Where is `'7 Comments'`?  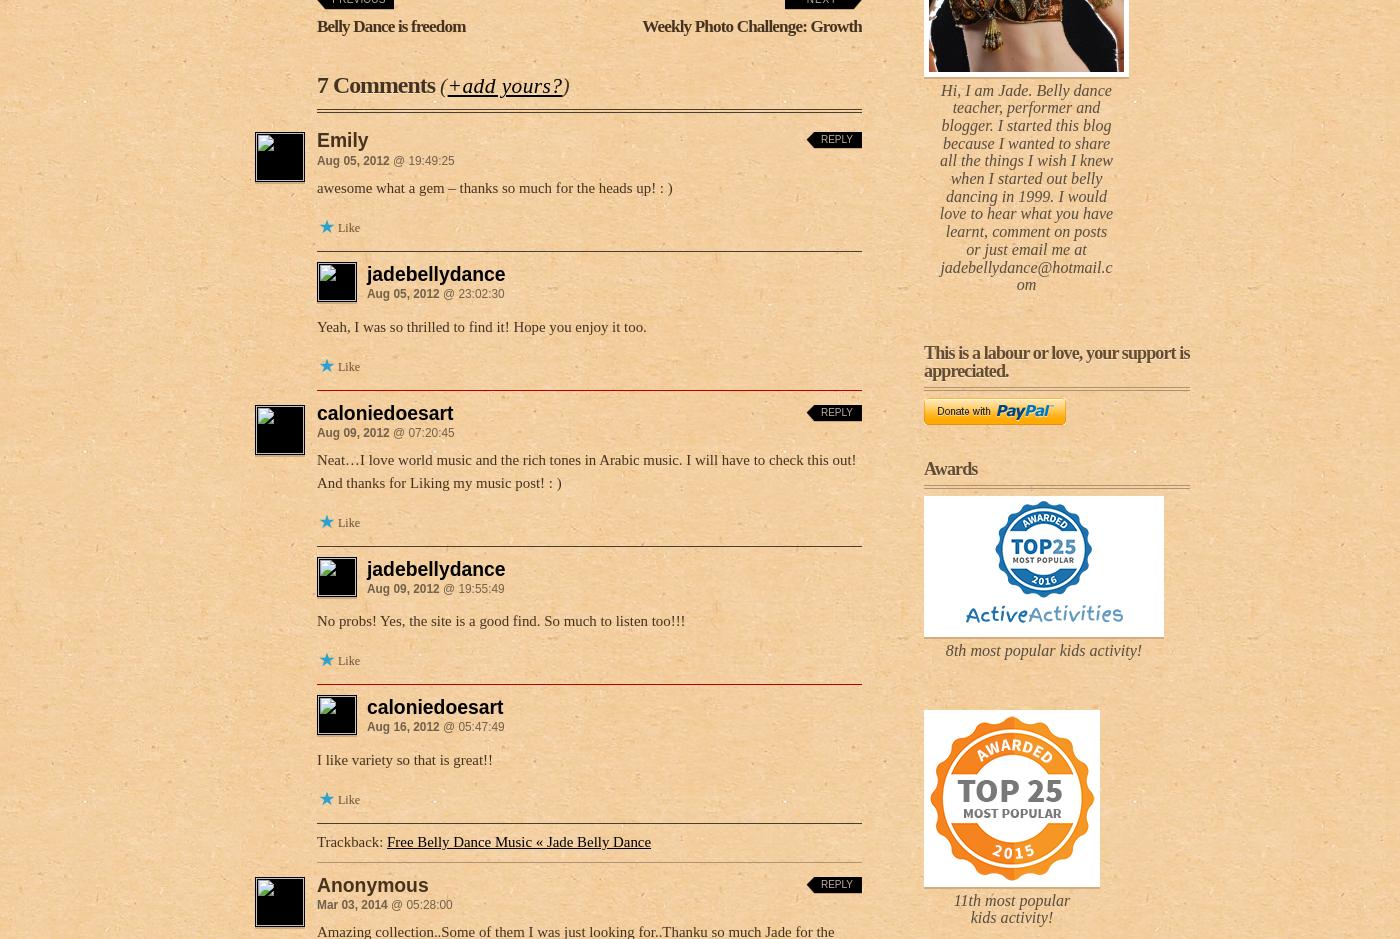
'7 Comments' is located at coordinates (378, 84).